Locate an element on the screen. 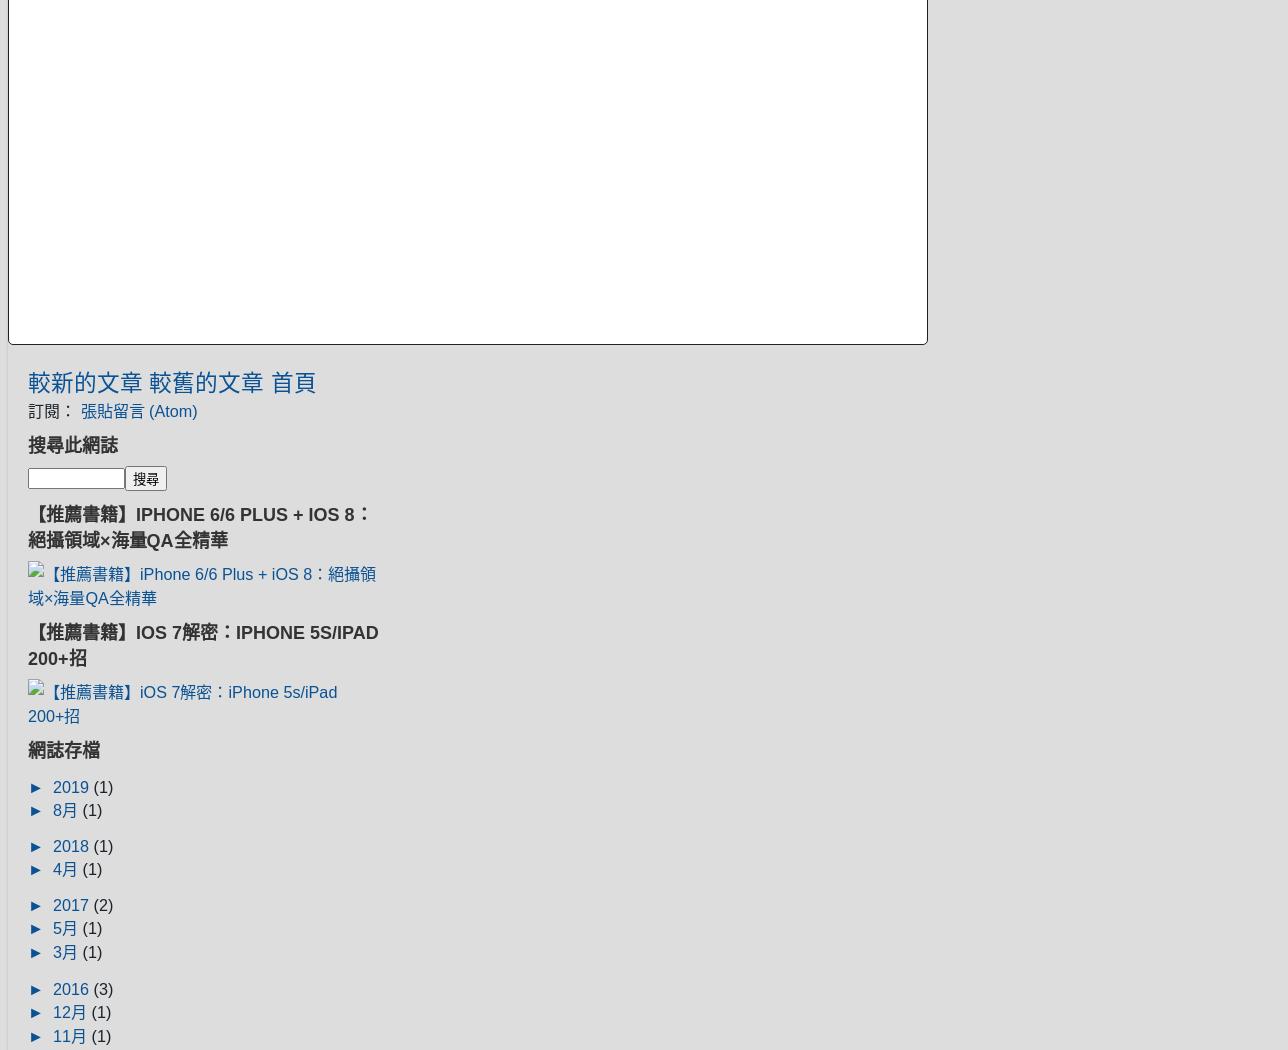 The image size is (1288, 1050). '12月' is located at coordinates (71, 1011).